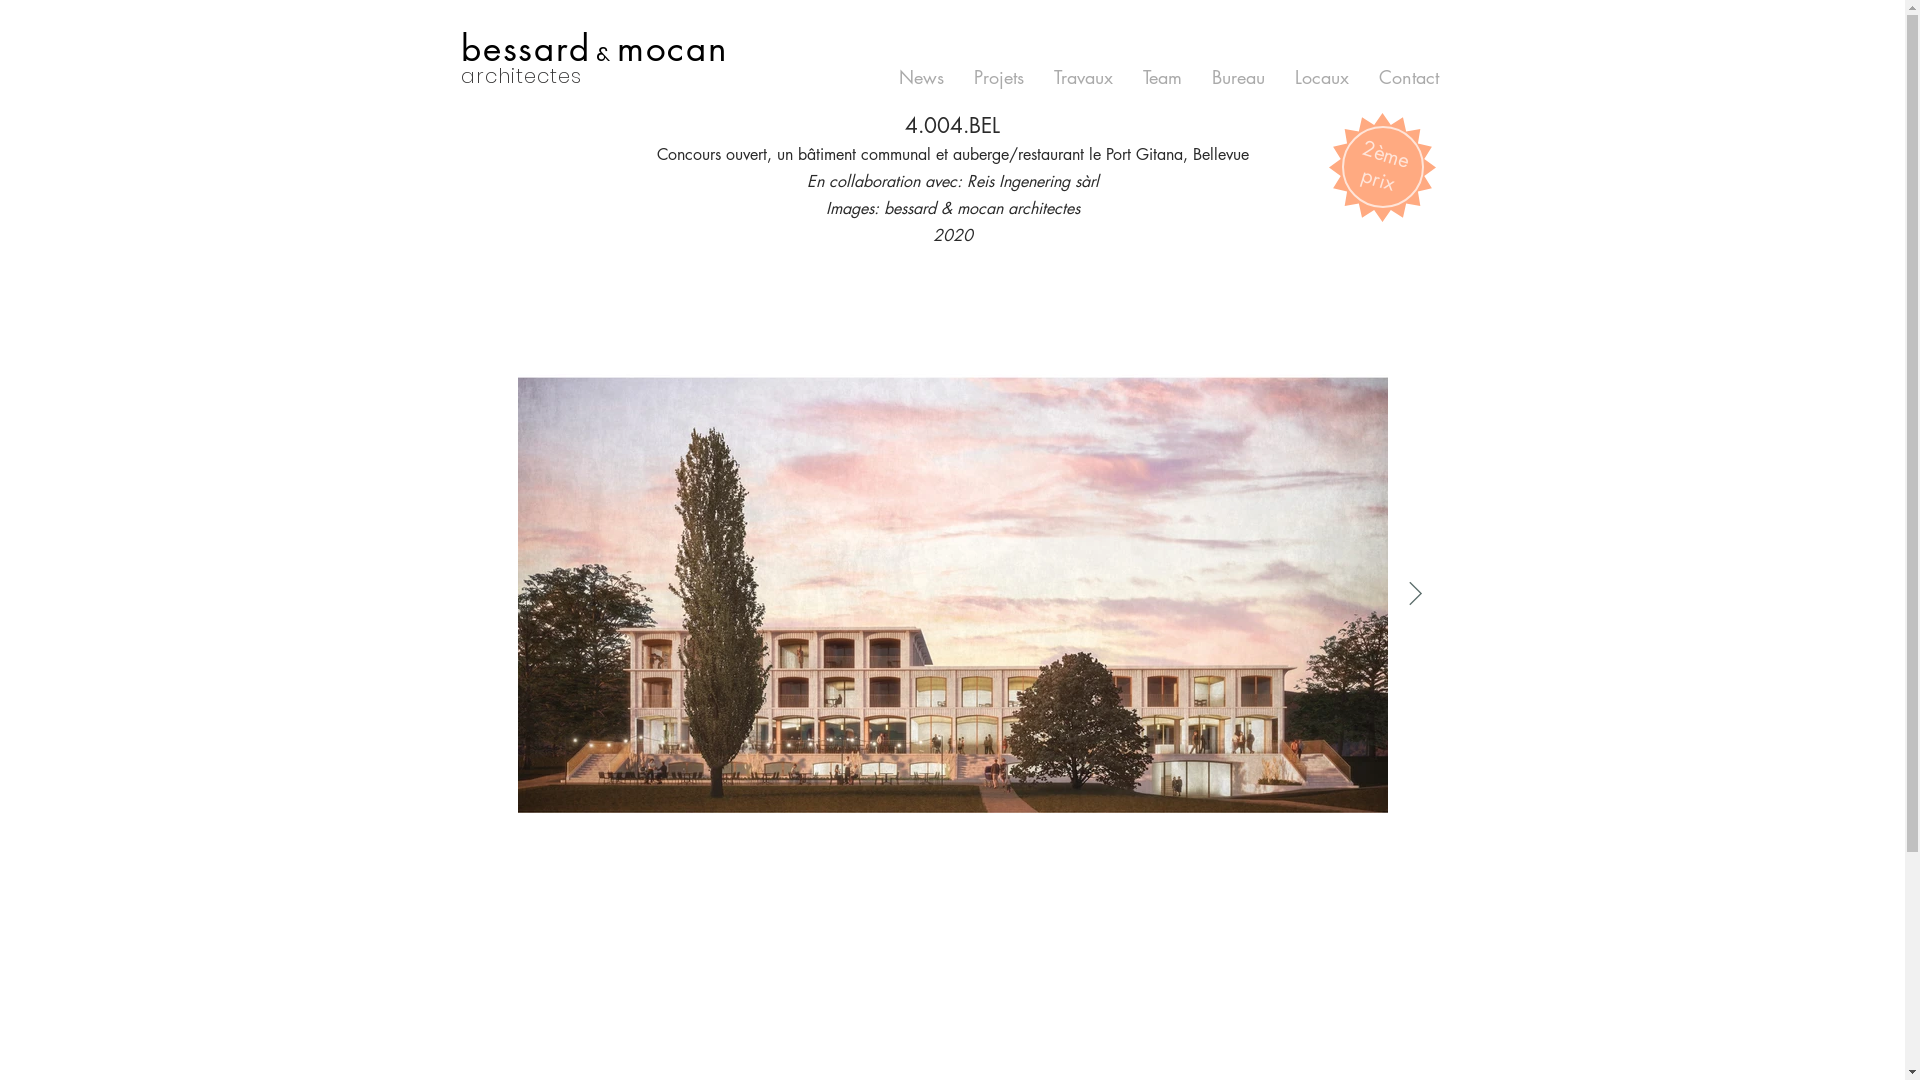 The image size is (1920, 1080). Describe the element at coordinates (1038, 76) in the screenshot. I see `'Travaux'` at that location.